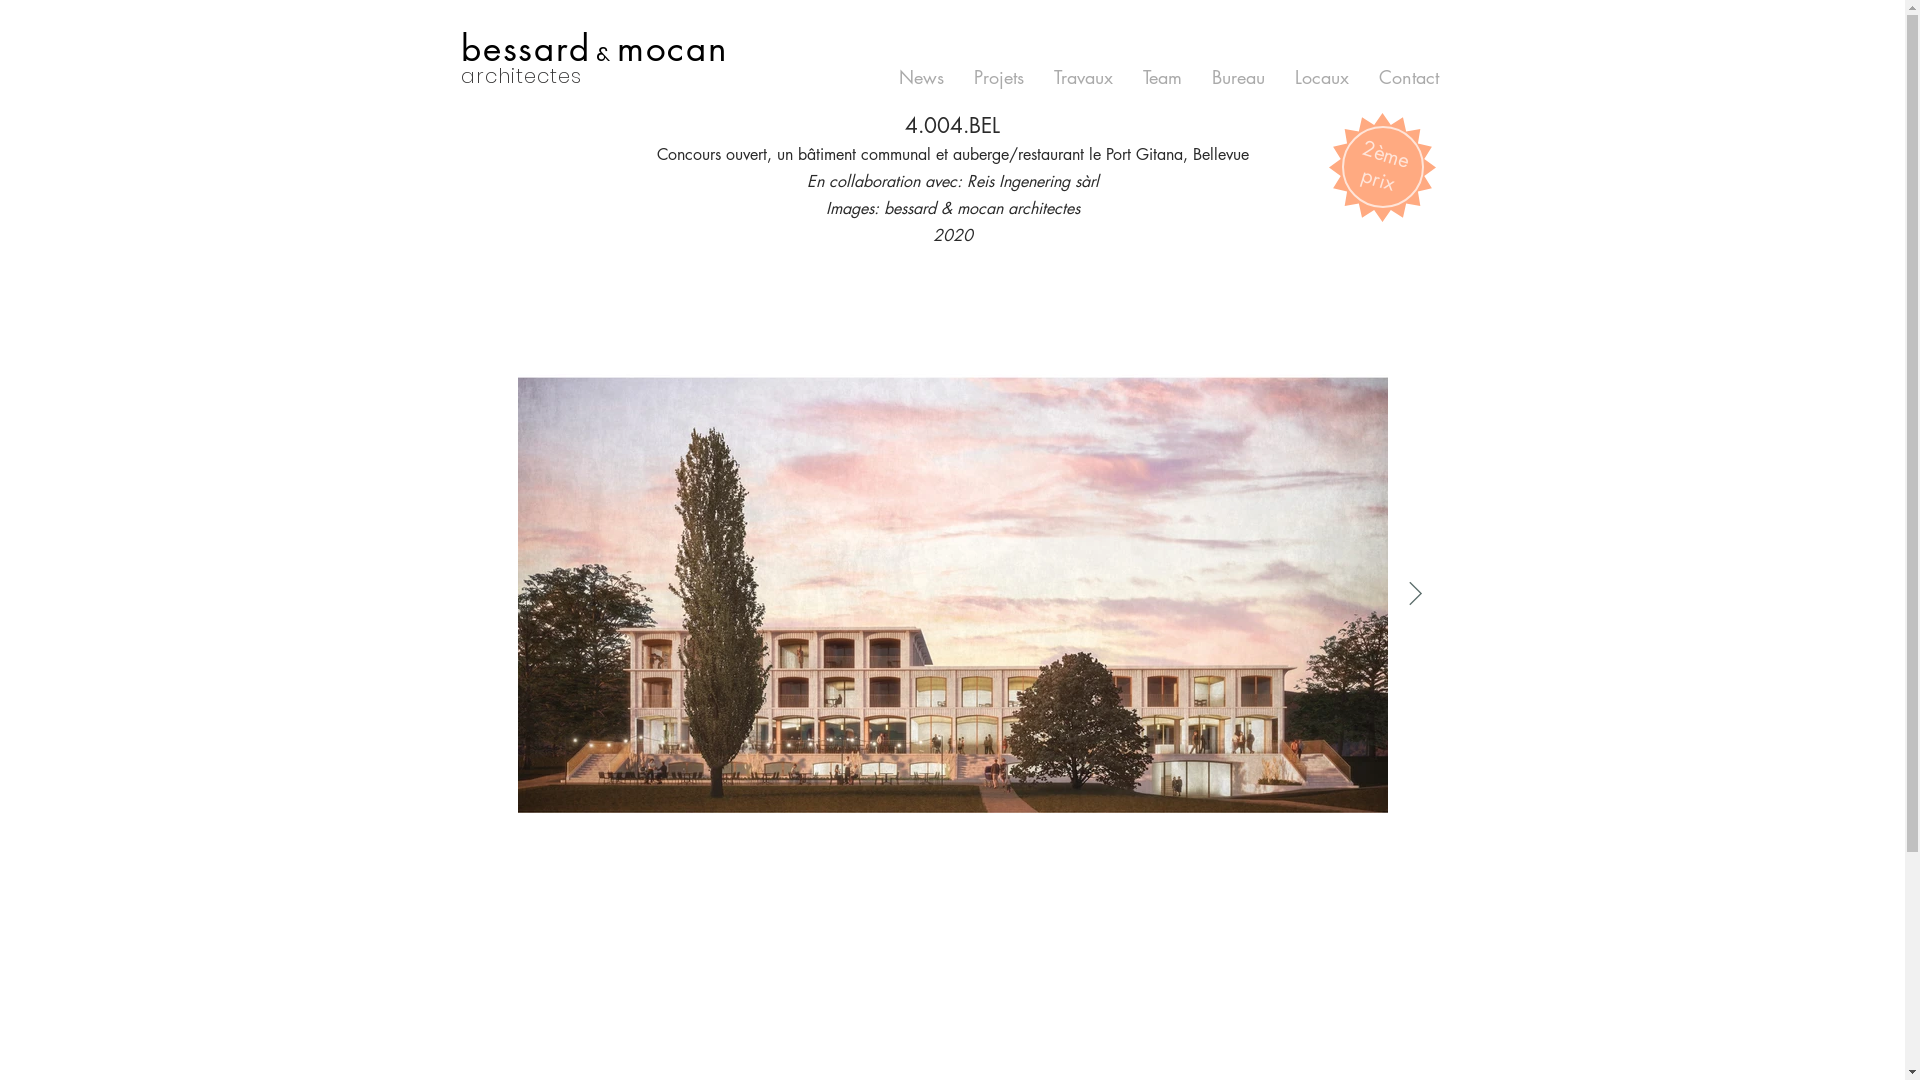 The image size is (1920, 1080). Describe the element at coordinates (1038, 76) in the screenshot. I see `'Travaux'` at that location.